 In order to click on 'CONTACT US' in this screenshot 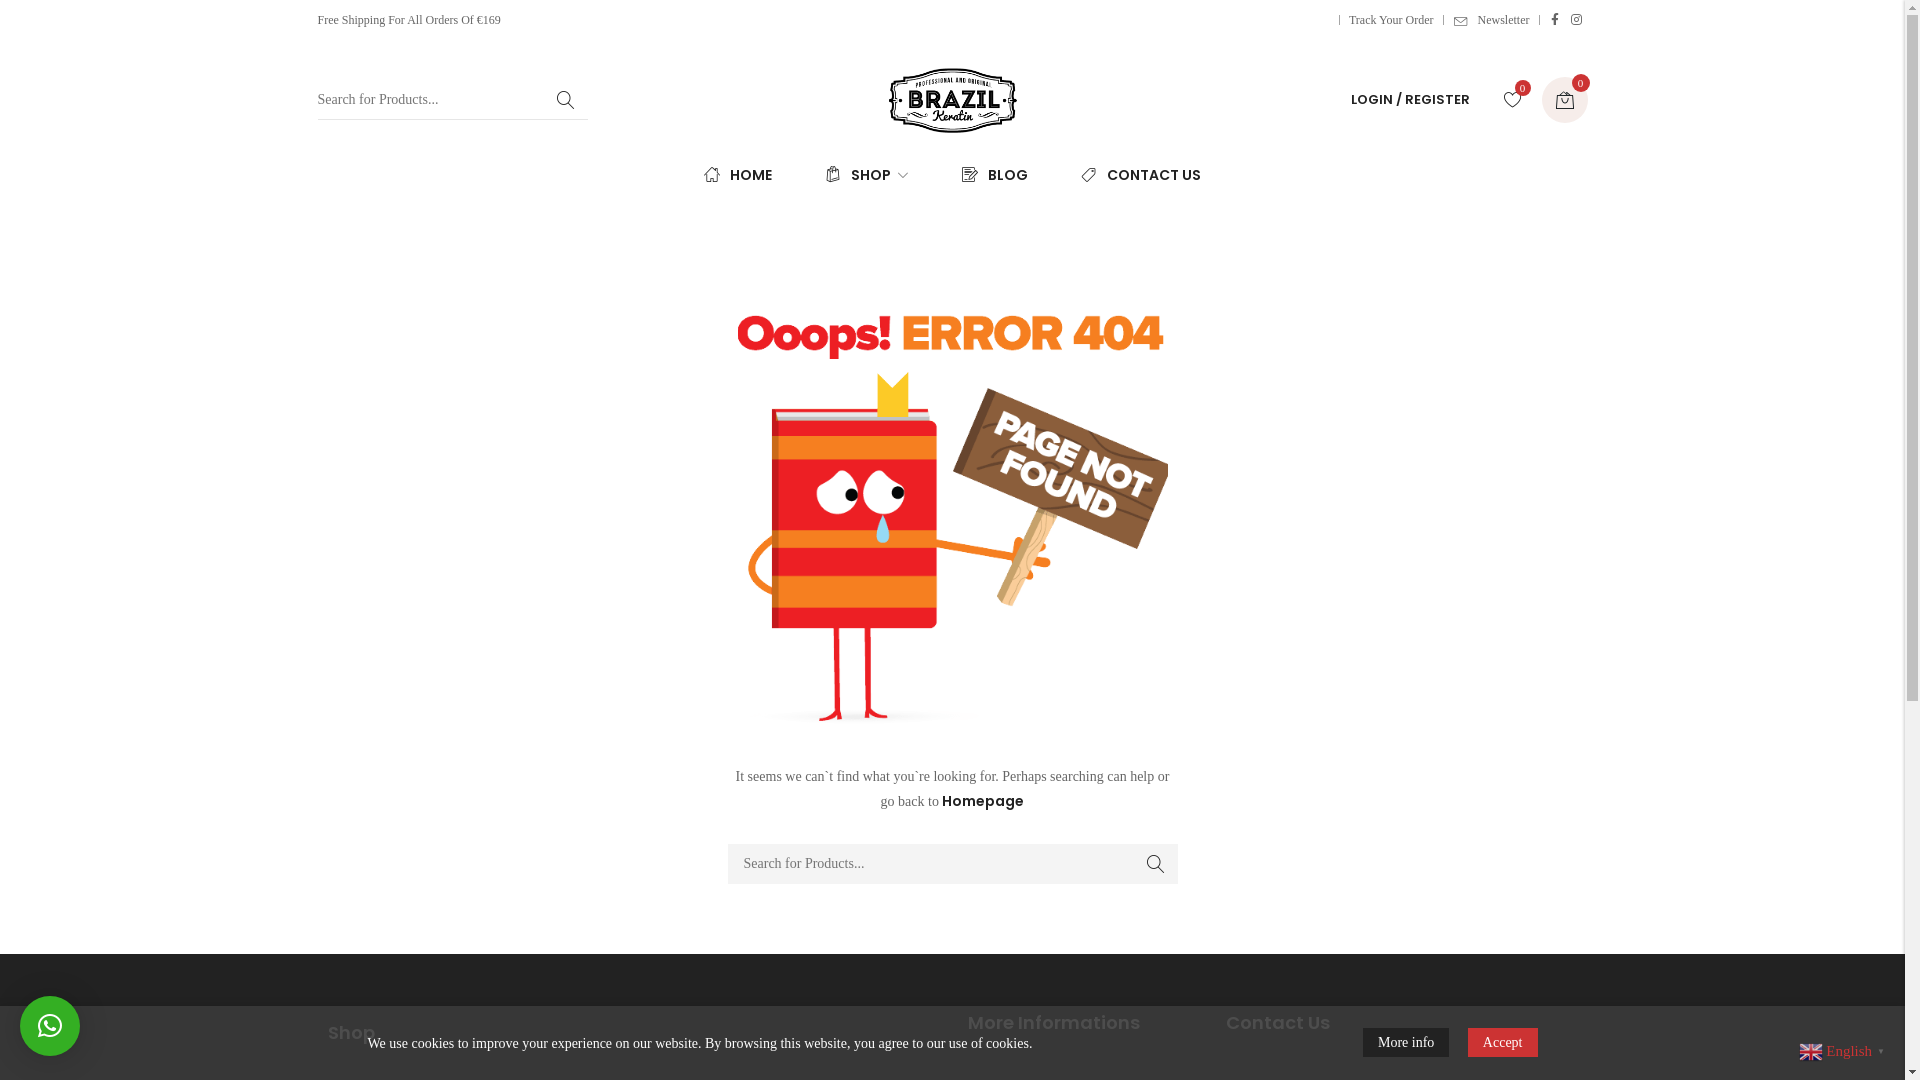, I will do `click(1136, 173)`.